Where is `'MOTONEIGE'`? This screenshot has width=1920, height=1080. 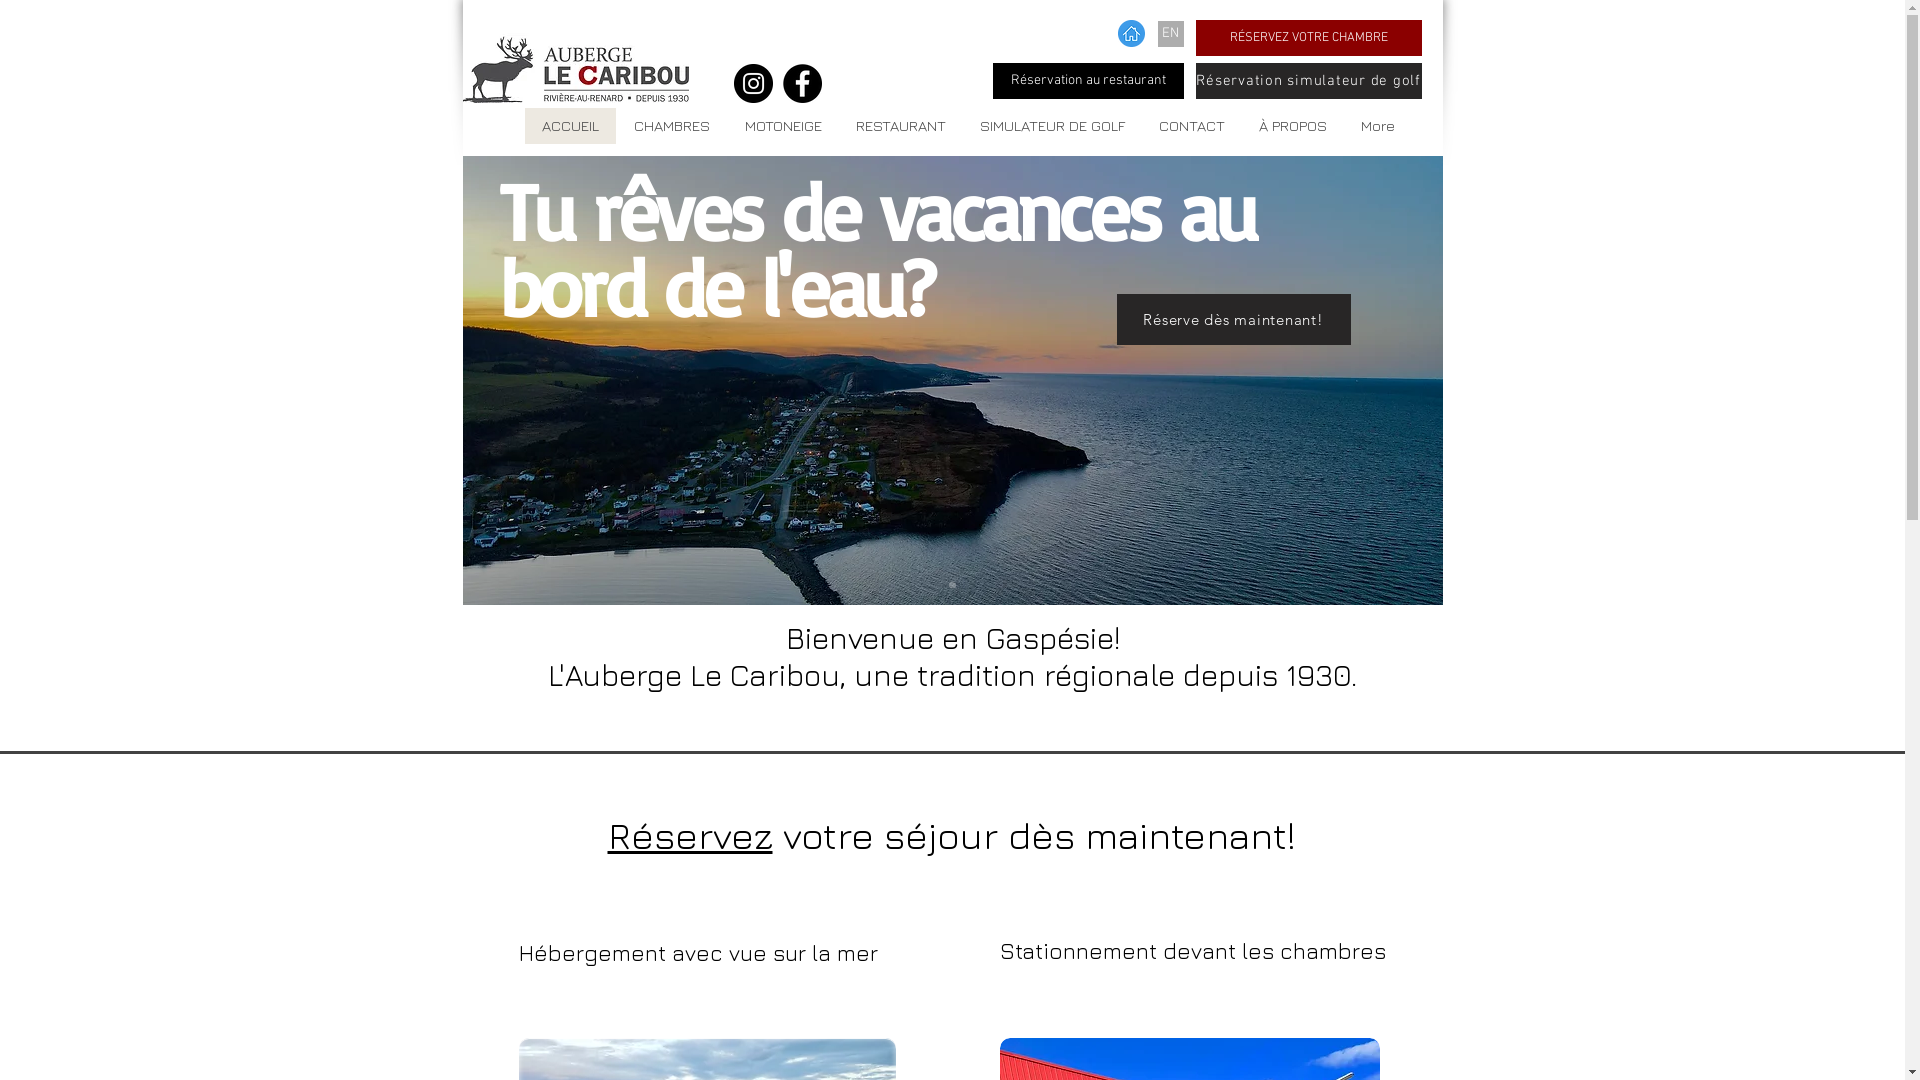 'MOTONEIGE' is located at coordinates (724, 126).